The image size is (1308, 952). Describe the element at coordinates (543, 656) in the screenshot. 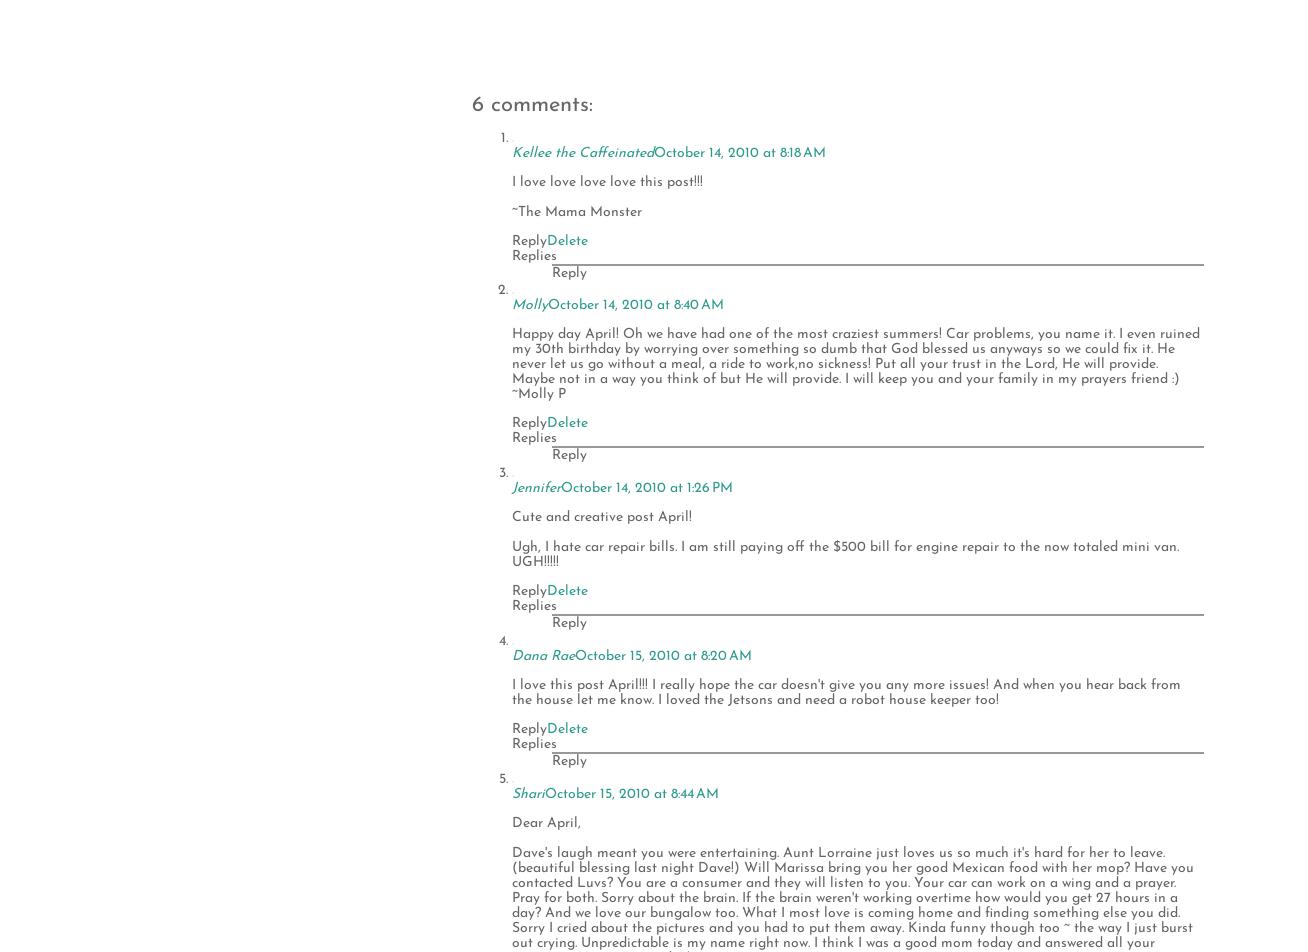

I see `'Dana Rae'` at that location.